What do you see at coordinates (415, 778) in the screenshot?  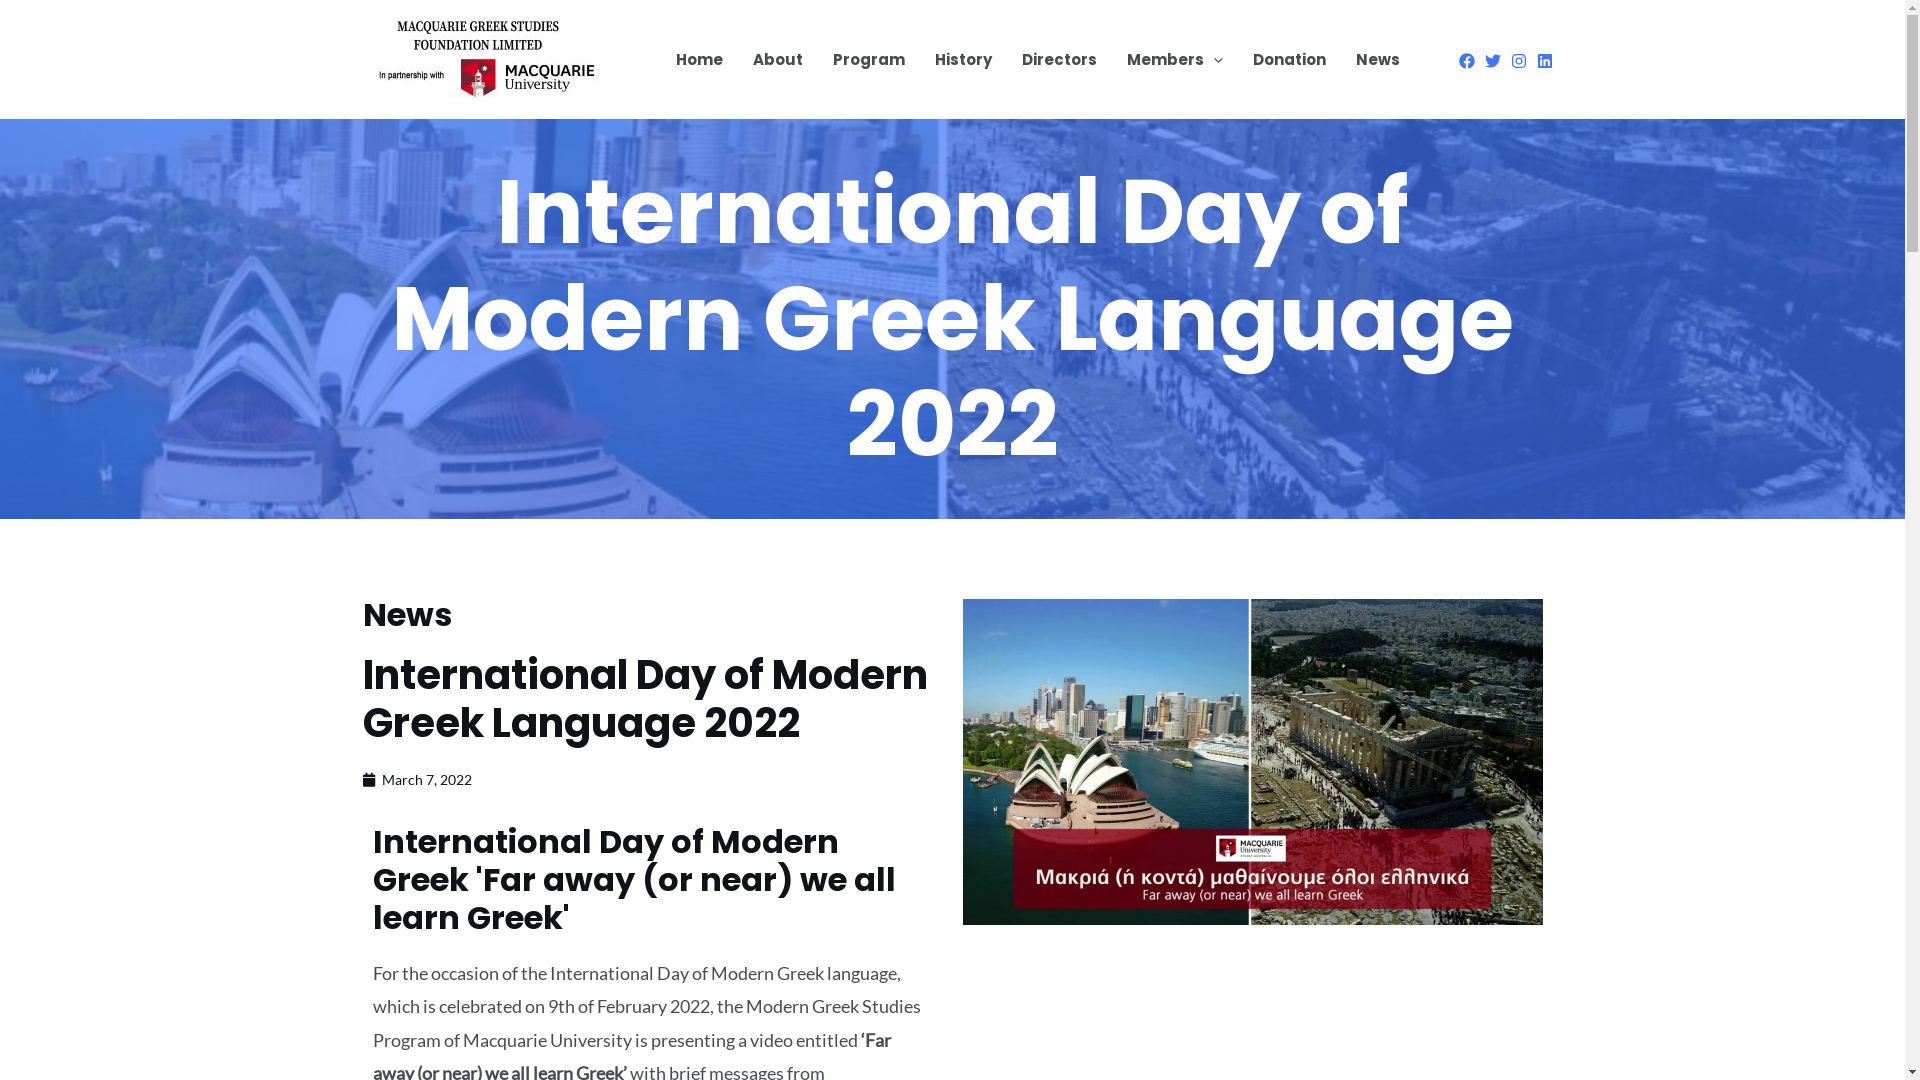 I see `'March 7, 2022'` at bounding box center [415, 778].